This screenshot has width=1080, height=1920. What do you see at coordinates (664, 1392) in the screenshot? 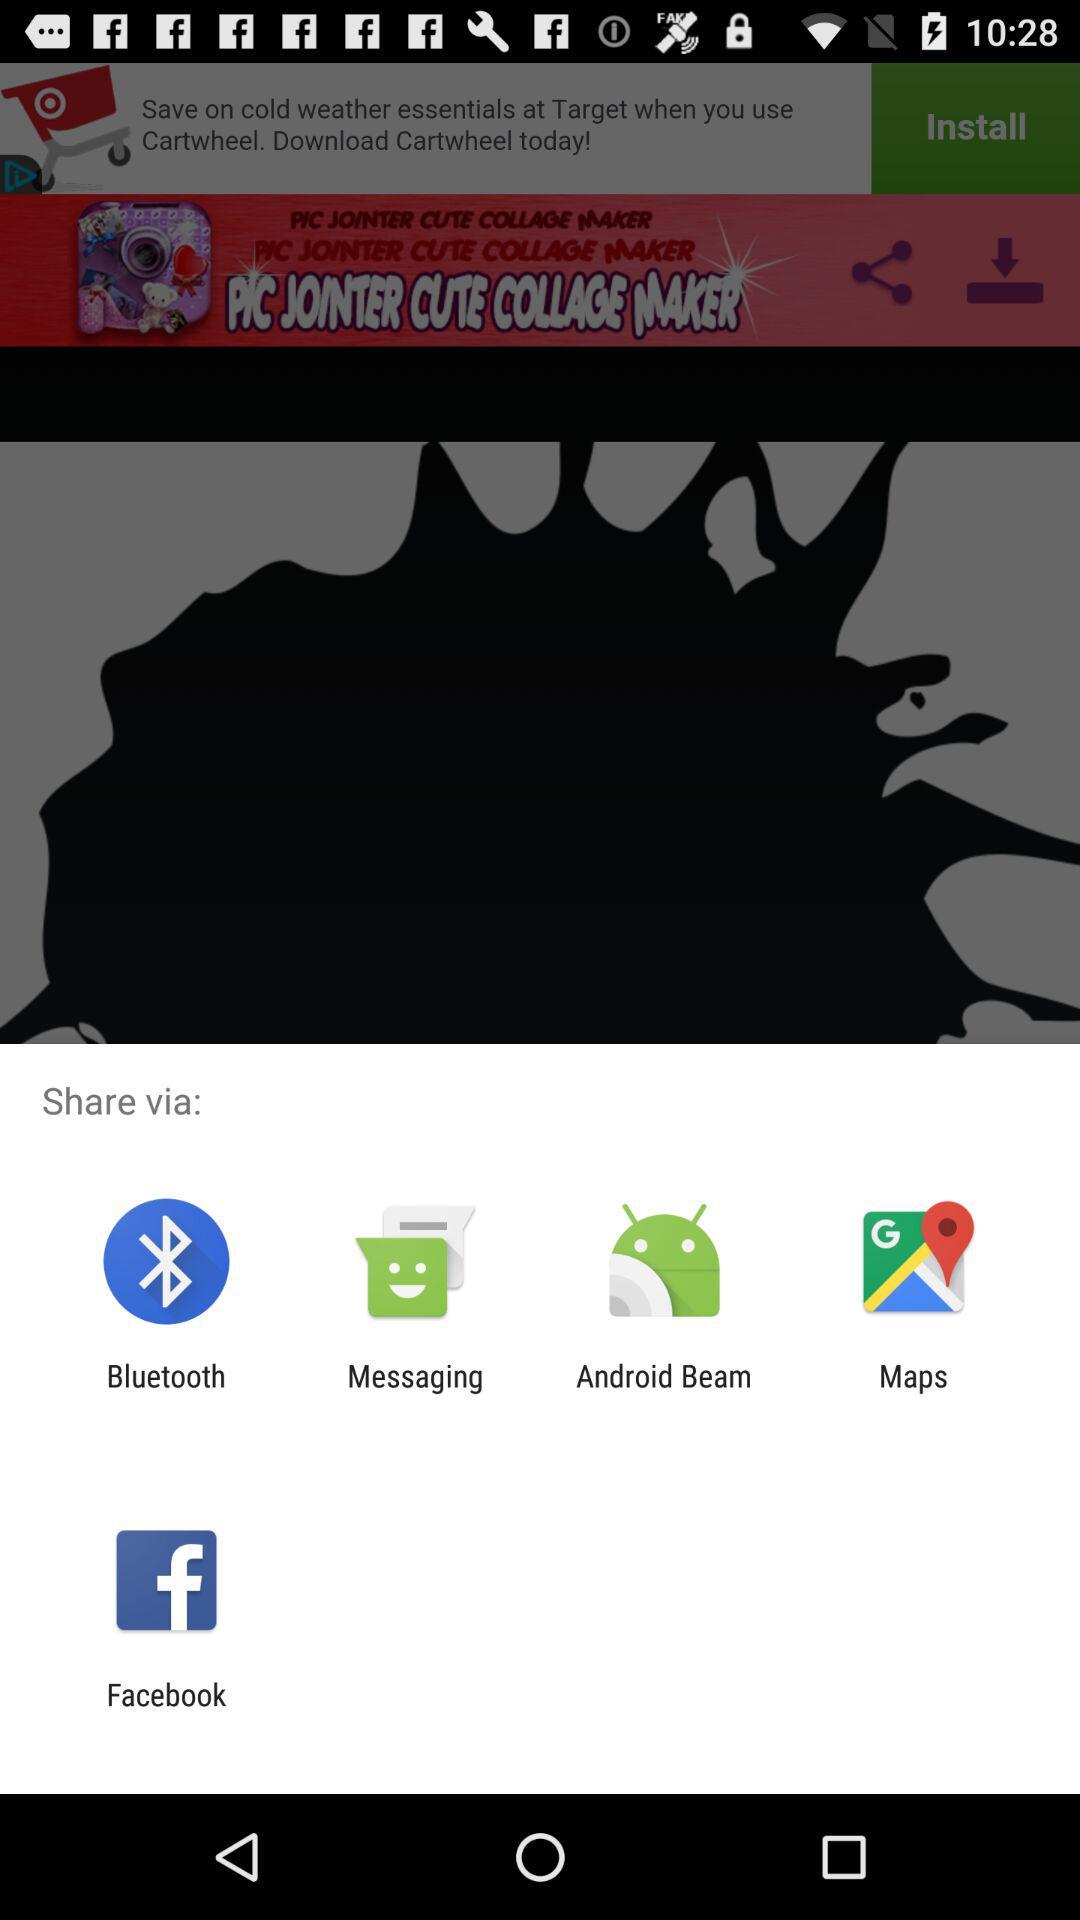
I see `the item next to the maps icon` at bounding box center [664, 1392].